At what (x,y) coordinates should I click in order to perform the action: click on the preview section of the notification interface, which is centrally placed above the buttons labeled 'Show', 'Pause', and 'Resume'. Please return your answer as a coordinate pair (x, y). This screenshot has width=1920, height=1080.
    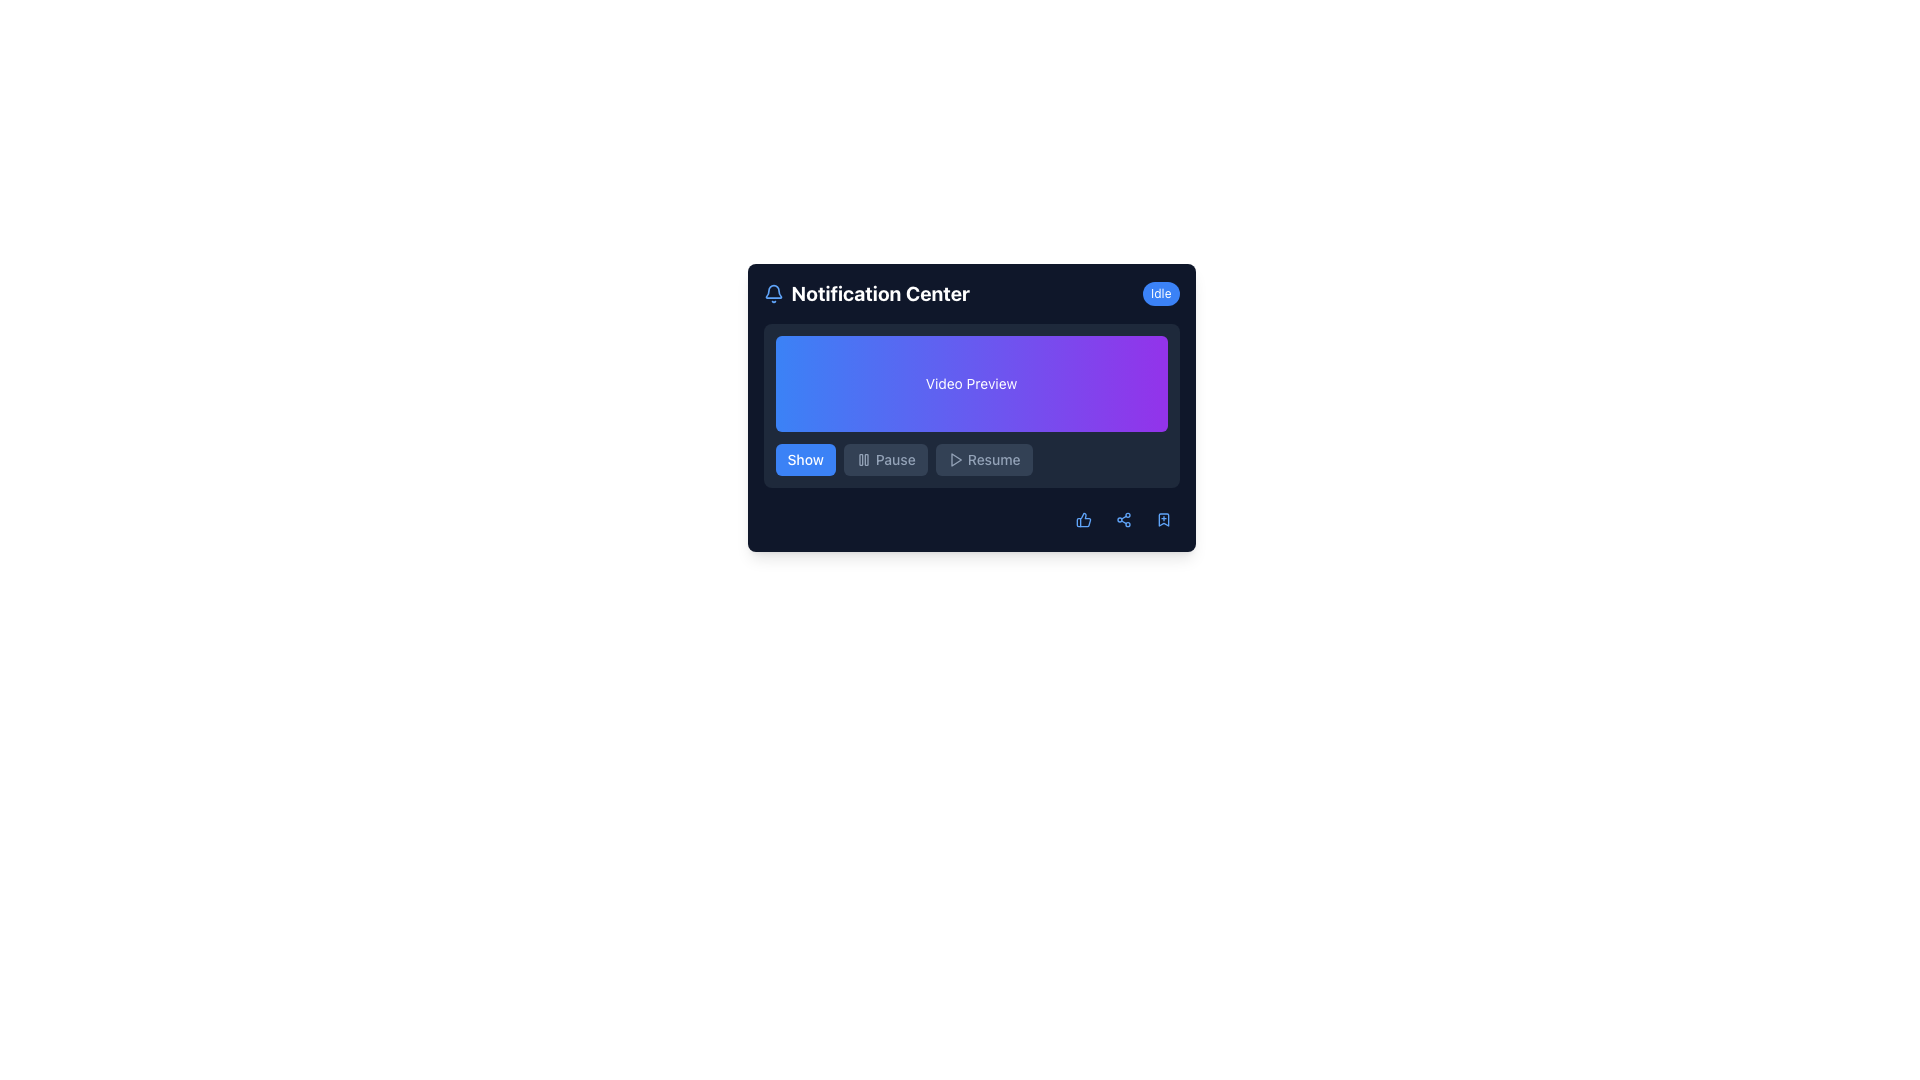
    Looking at the image, I should click on (971, 428).